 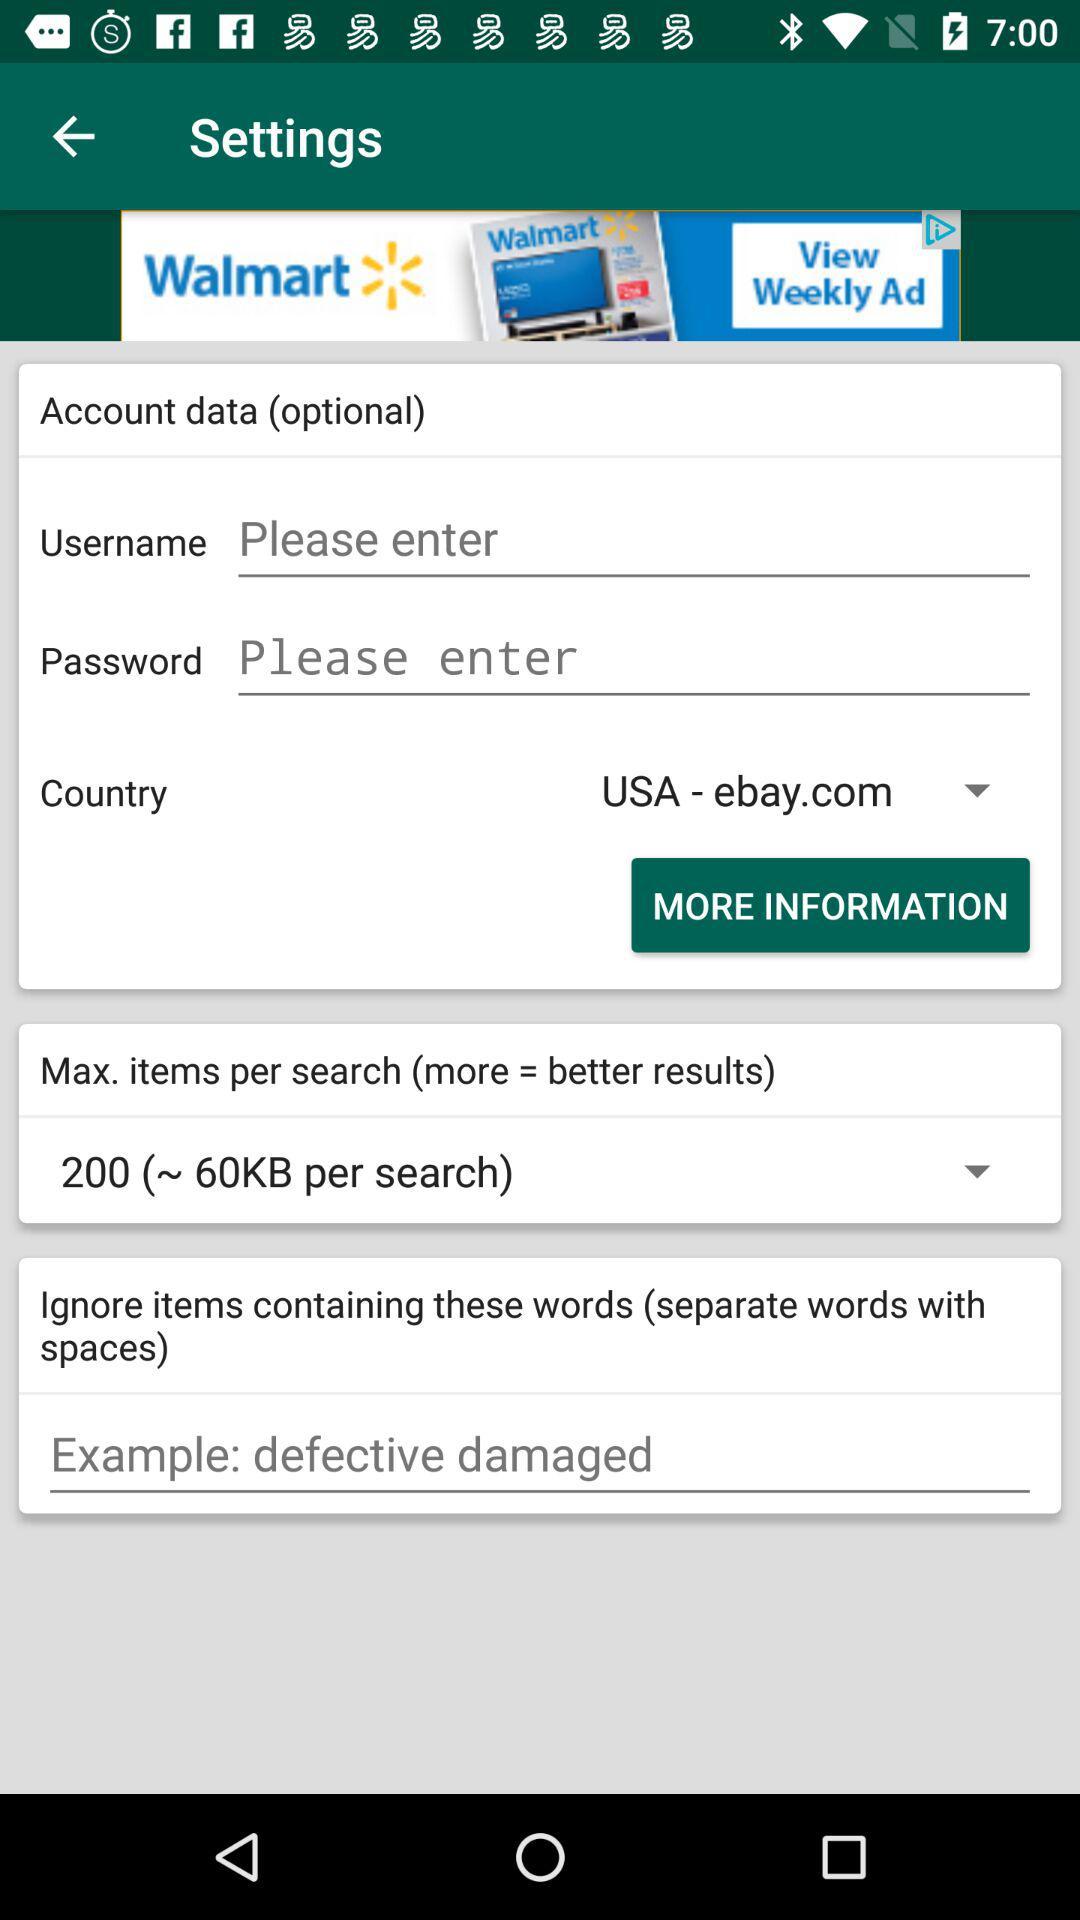 I want to click on typing box, so click(x=540, y=1454).